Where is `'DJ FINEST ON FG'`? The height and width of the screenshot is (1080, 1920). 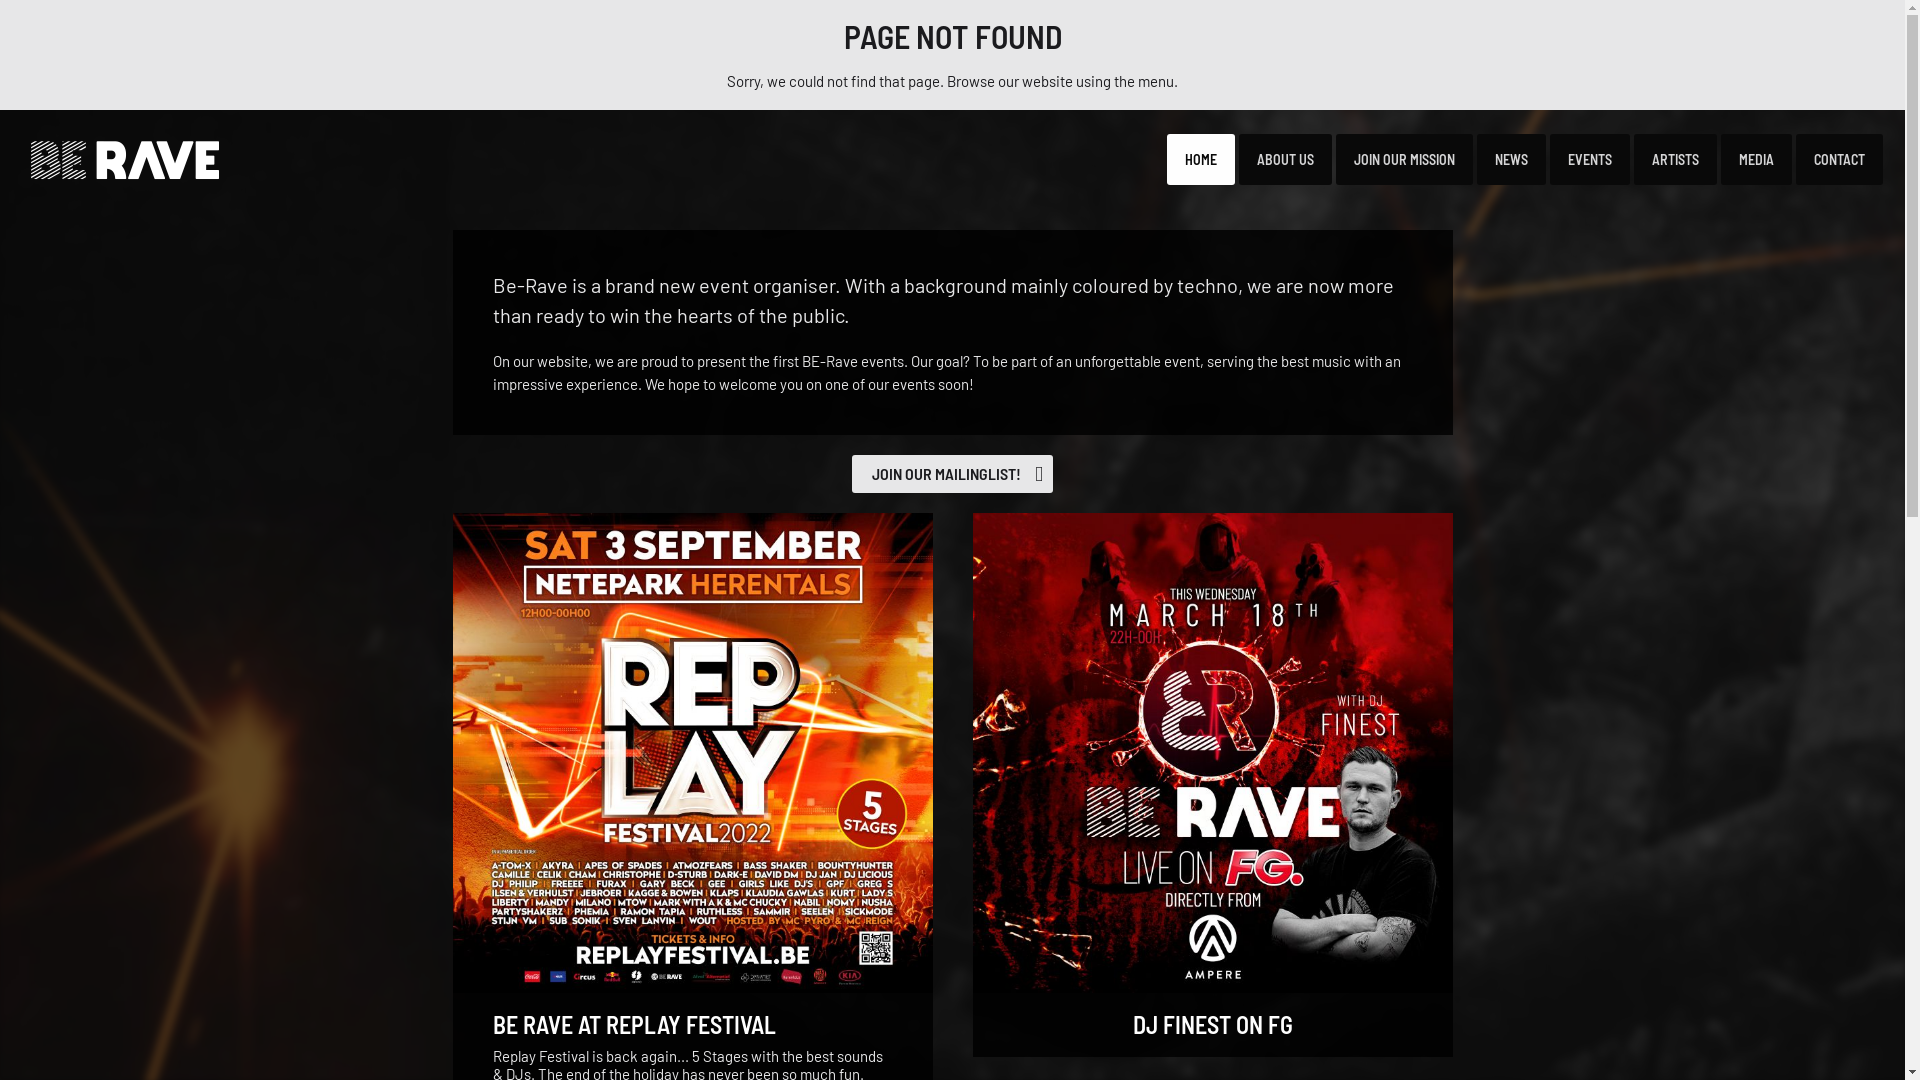 'DJ FINEST ON FG' is located at coordinates (1211, 1024).